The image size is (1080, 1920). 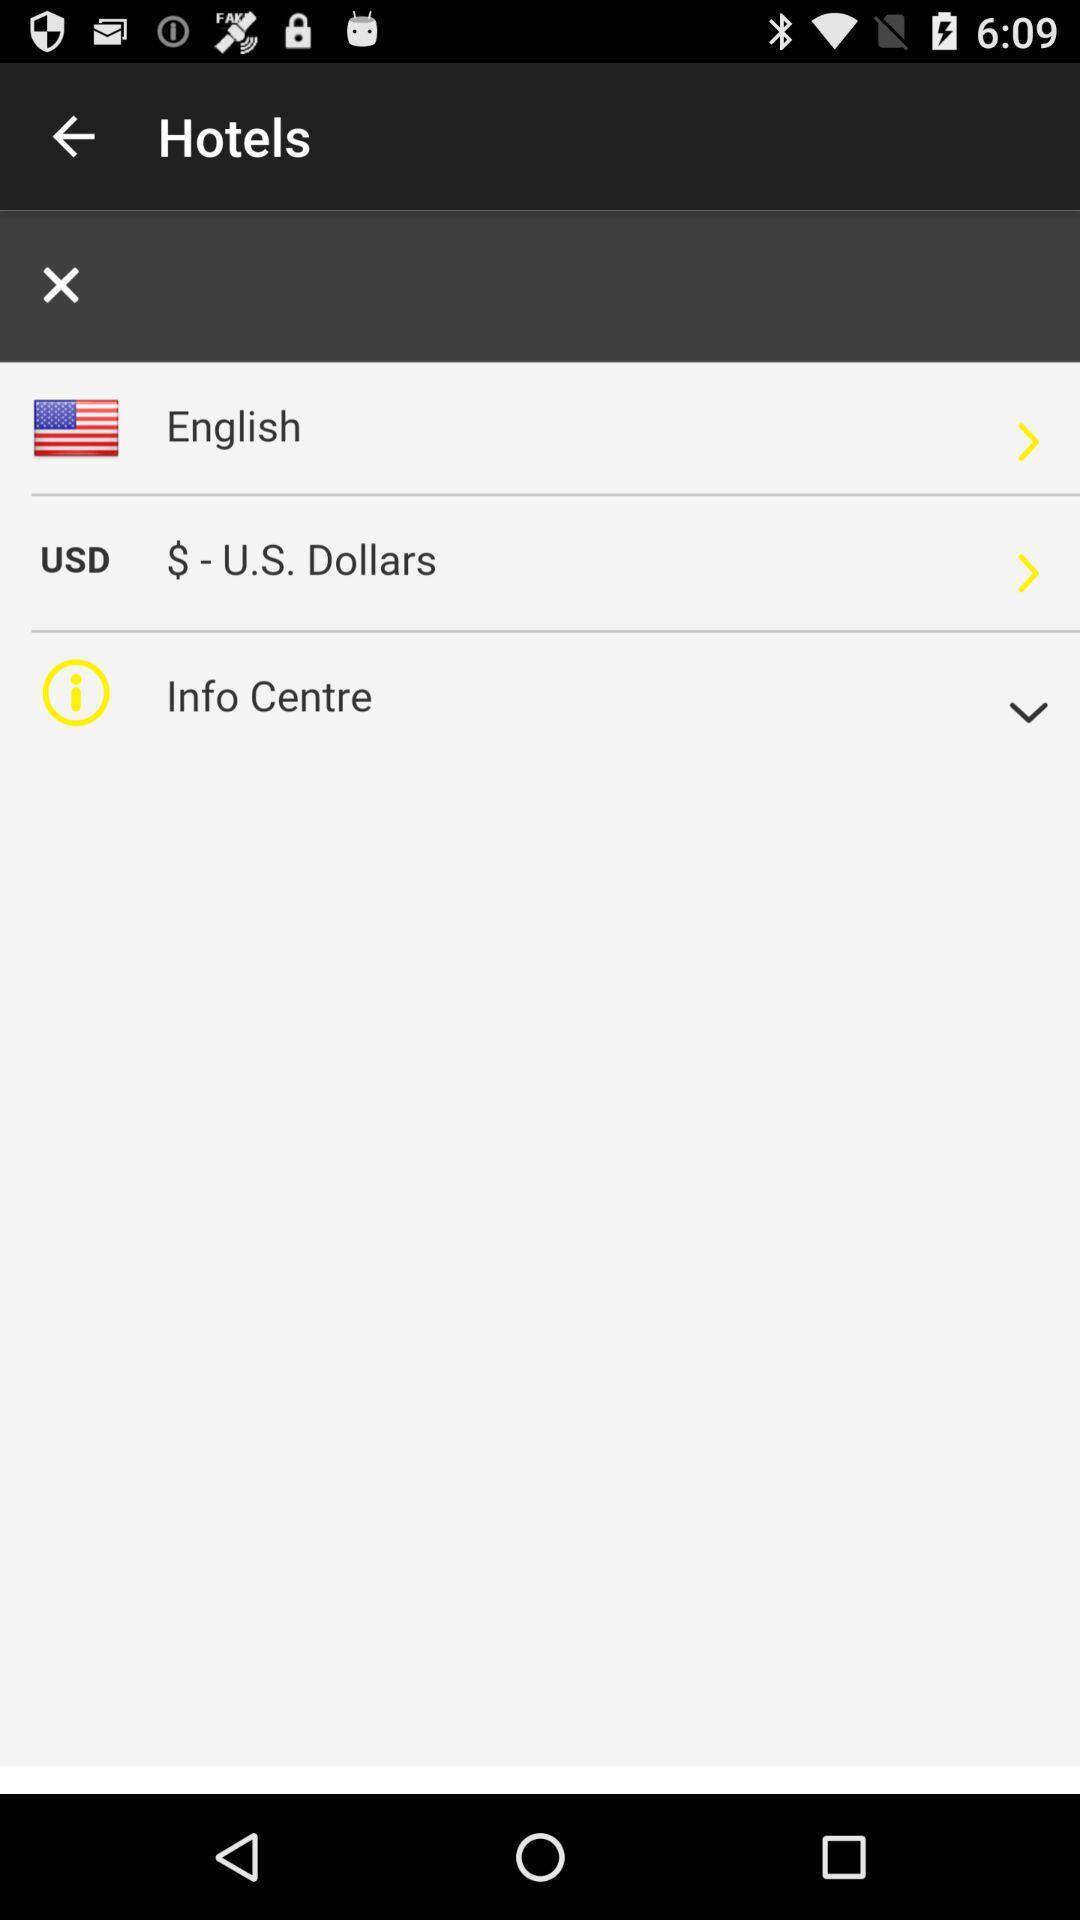 What do you see at coordinates (540, 1002) in the screenshot?
I see `alerta para pagina` at bounding box center [540, 1002].